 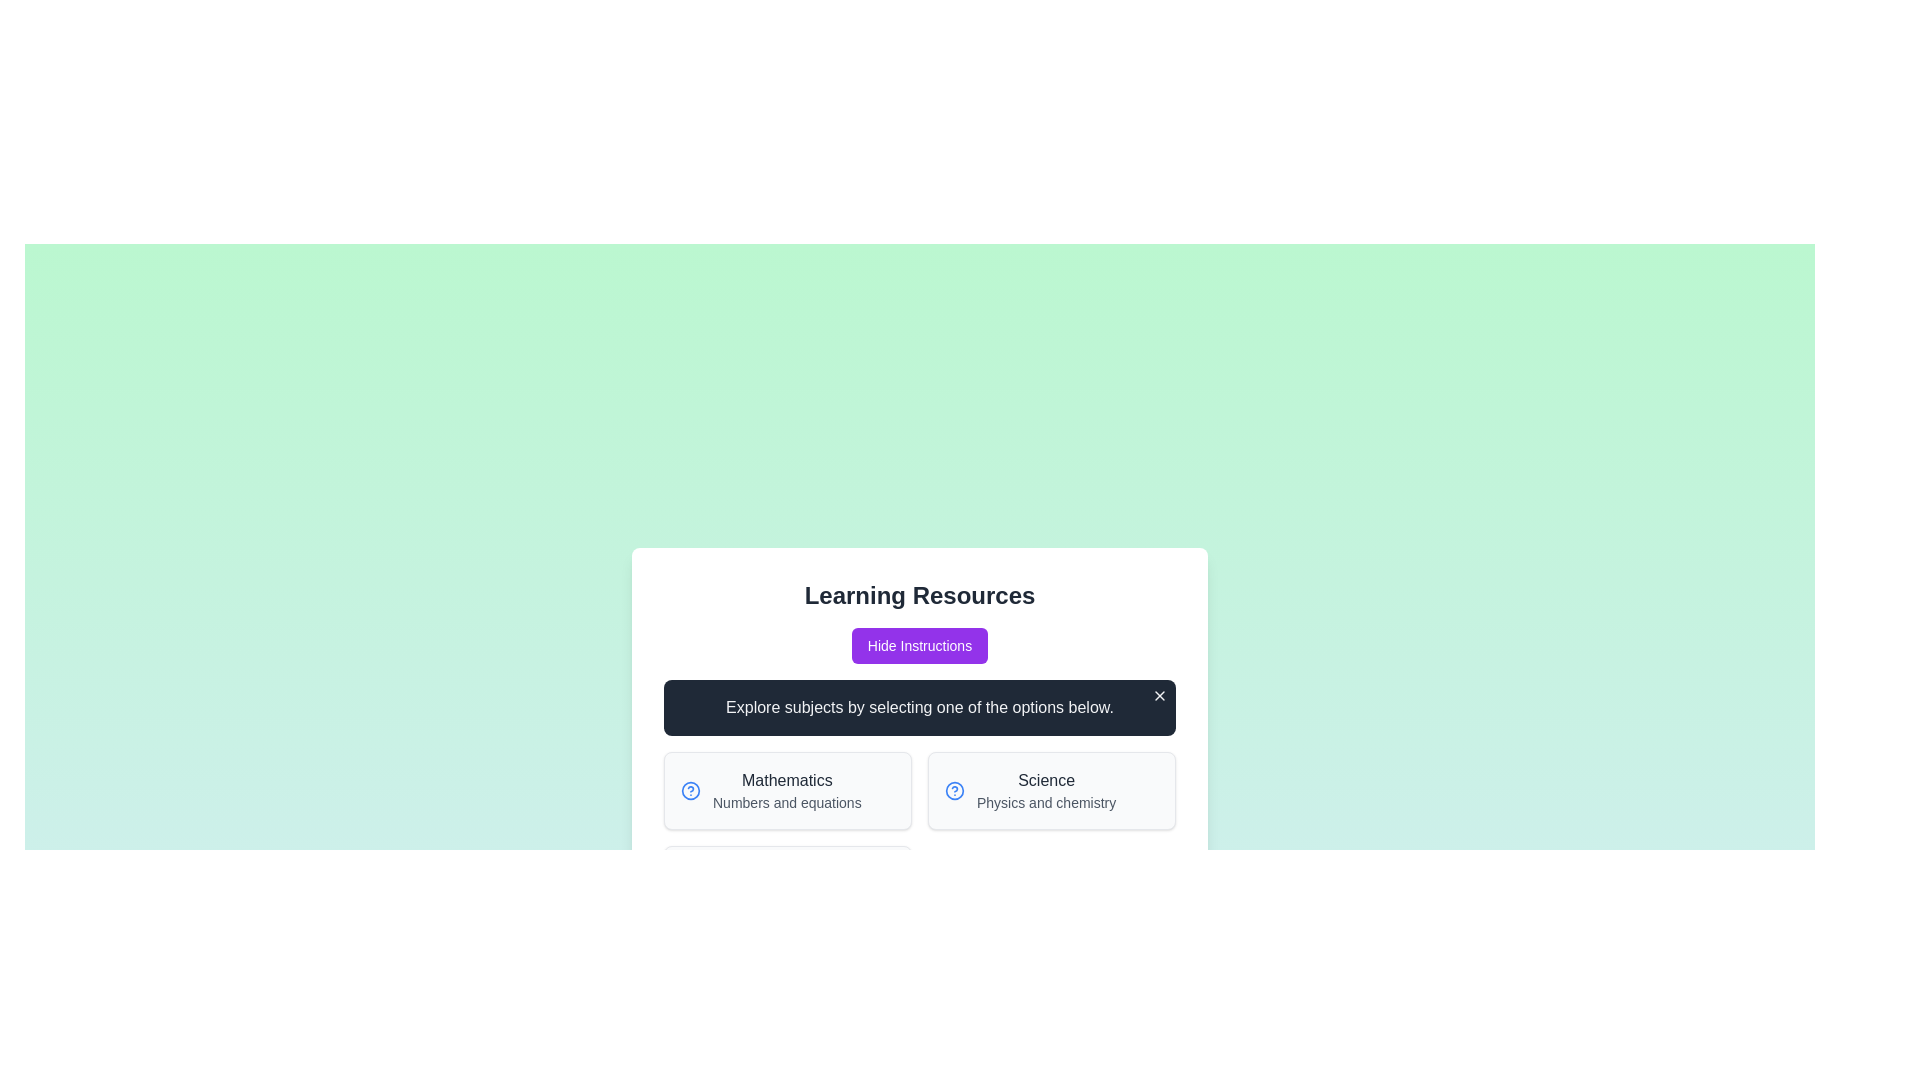 What do you see at coordinates (1050, 789) in the screenshot?
I see `the card labeled 'Science' located to the right of the 'Mathematics' card within the 'Learning Resources' section` at bounding box center [1050, 789].